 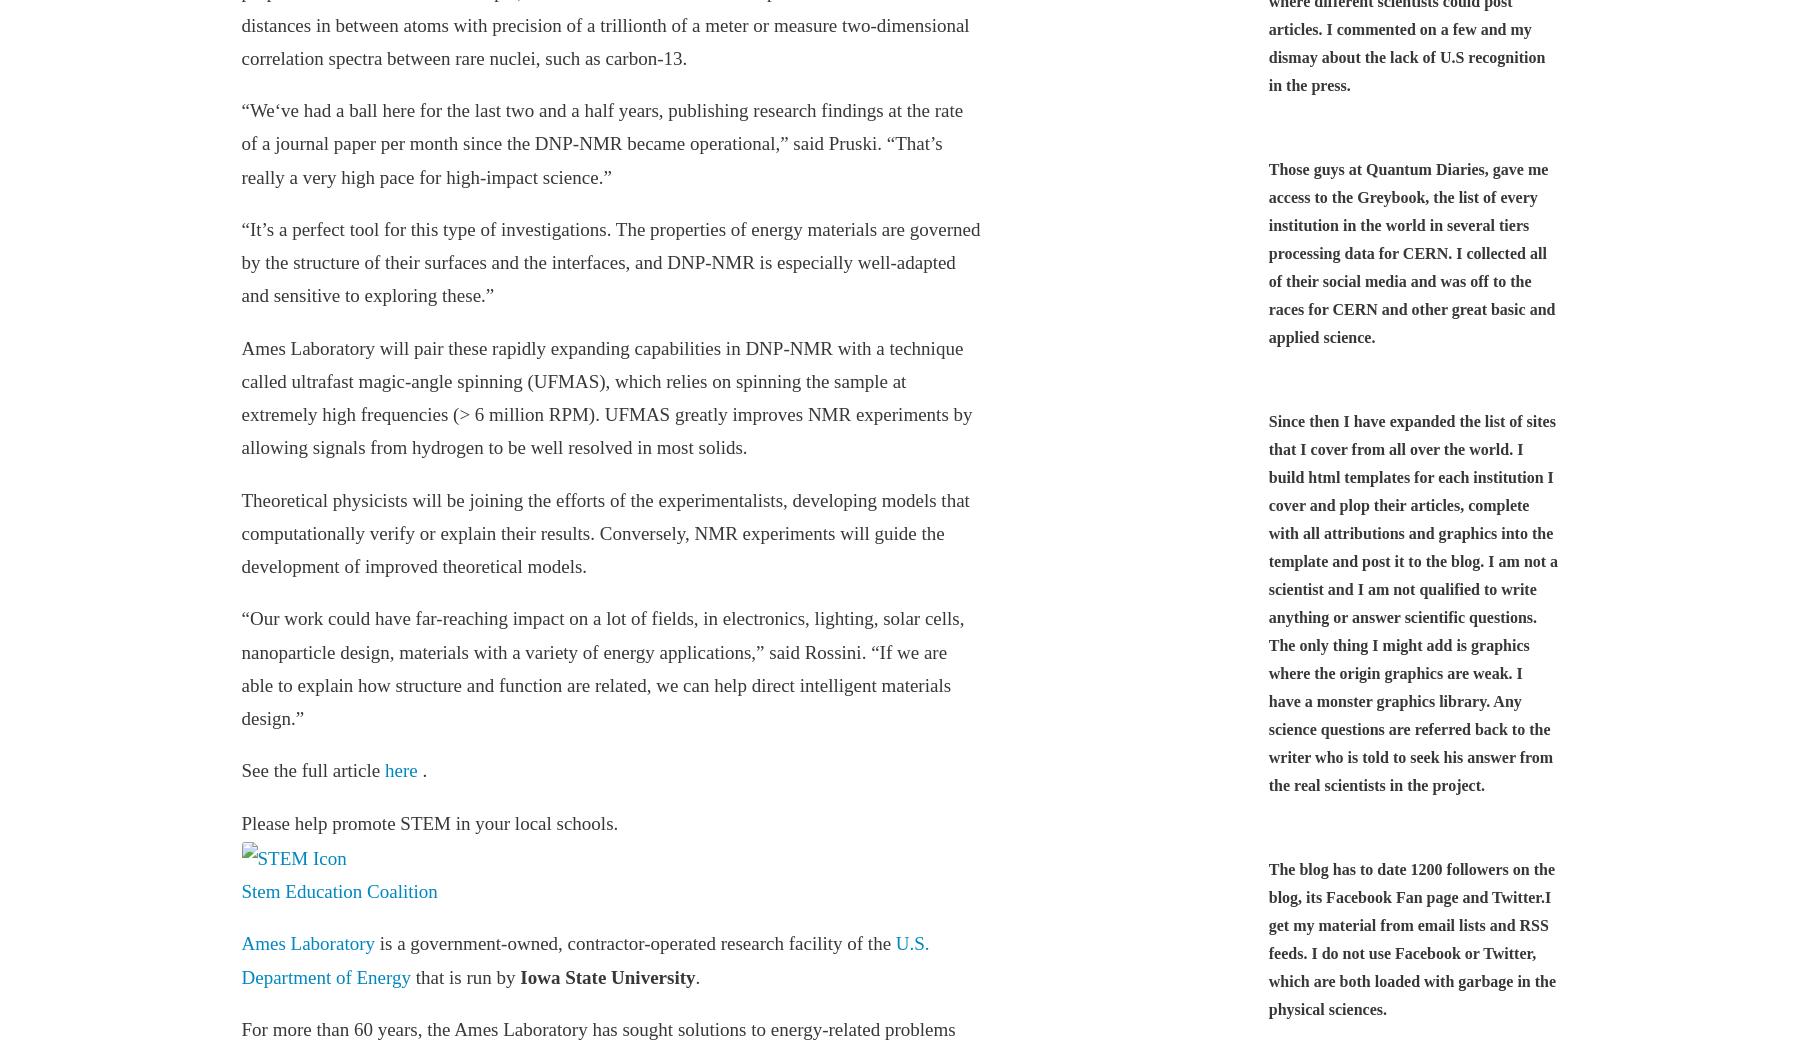 What do you see at coordinates (1410, 252) in the screenshot?
I see `'Those guys at Quantum Diaries, gave me access to the Greybook, the list of every institution in the world in several tiers processing data for CERN. I collected all of their social media and was off to the races for CERN and other great basic and applied science.'` at bounding box center [1410, 252].